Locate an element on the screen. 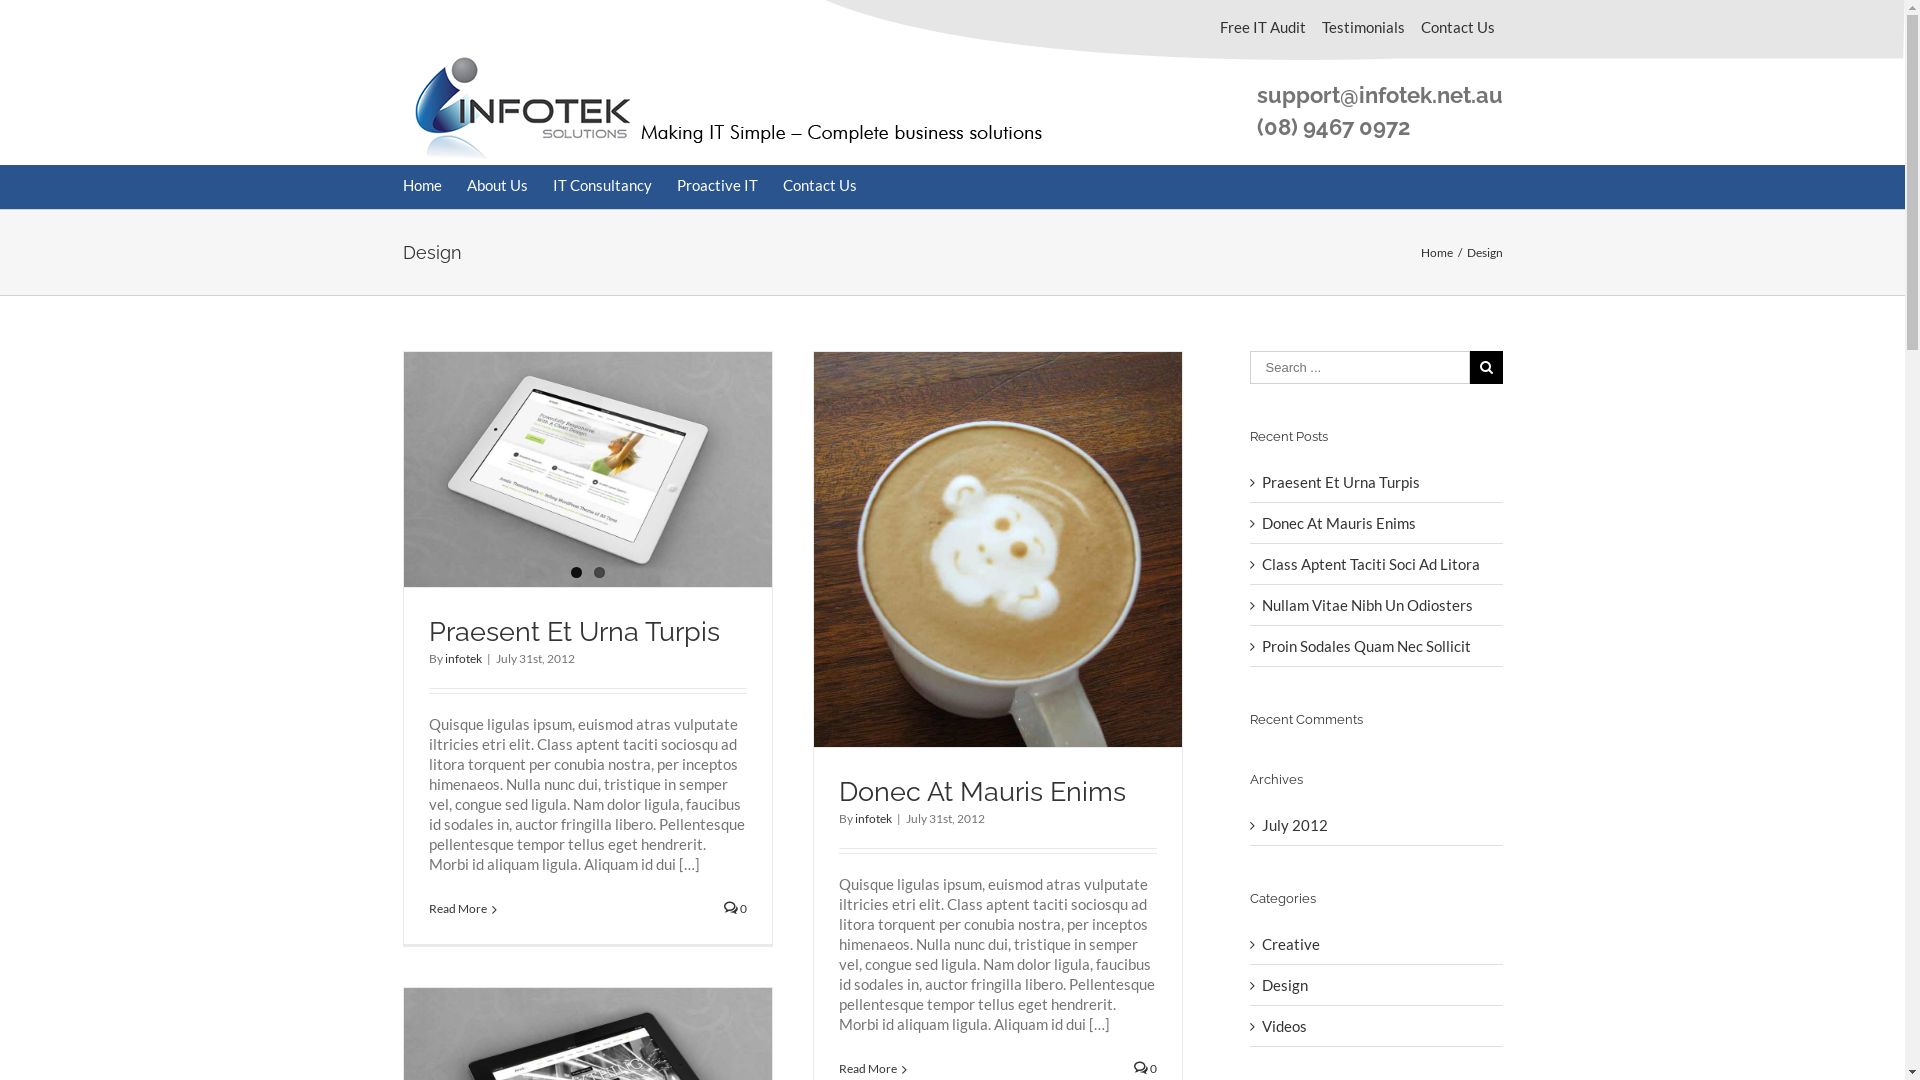  'Proin Sodales Quam Nec Sollicit' is located at coordinates (1365, 645).